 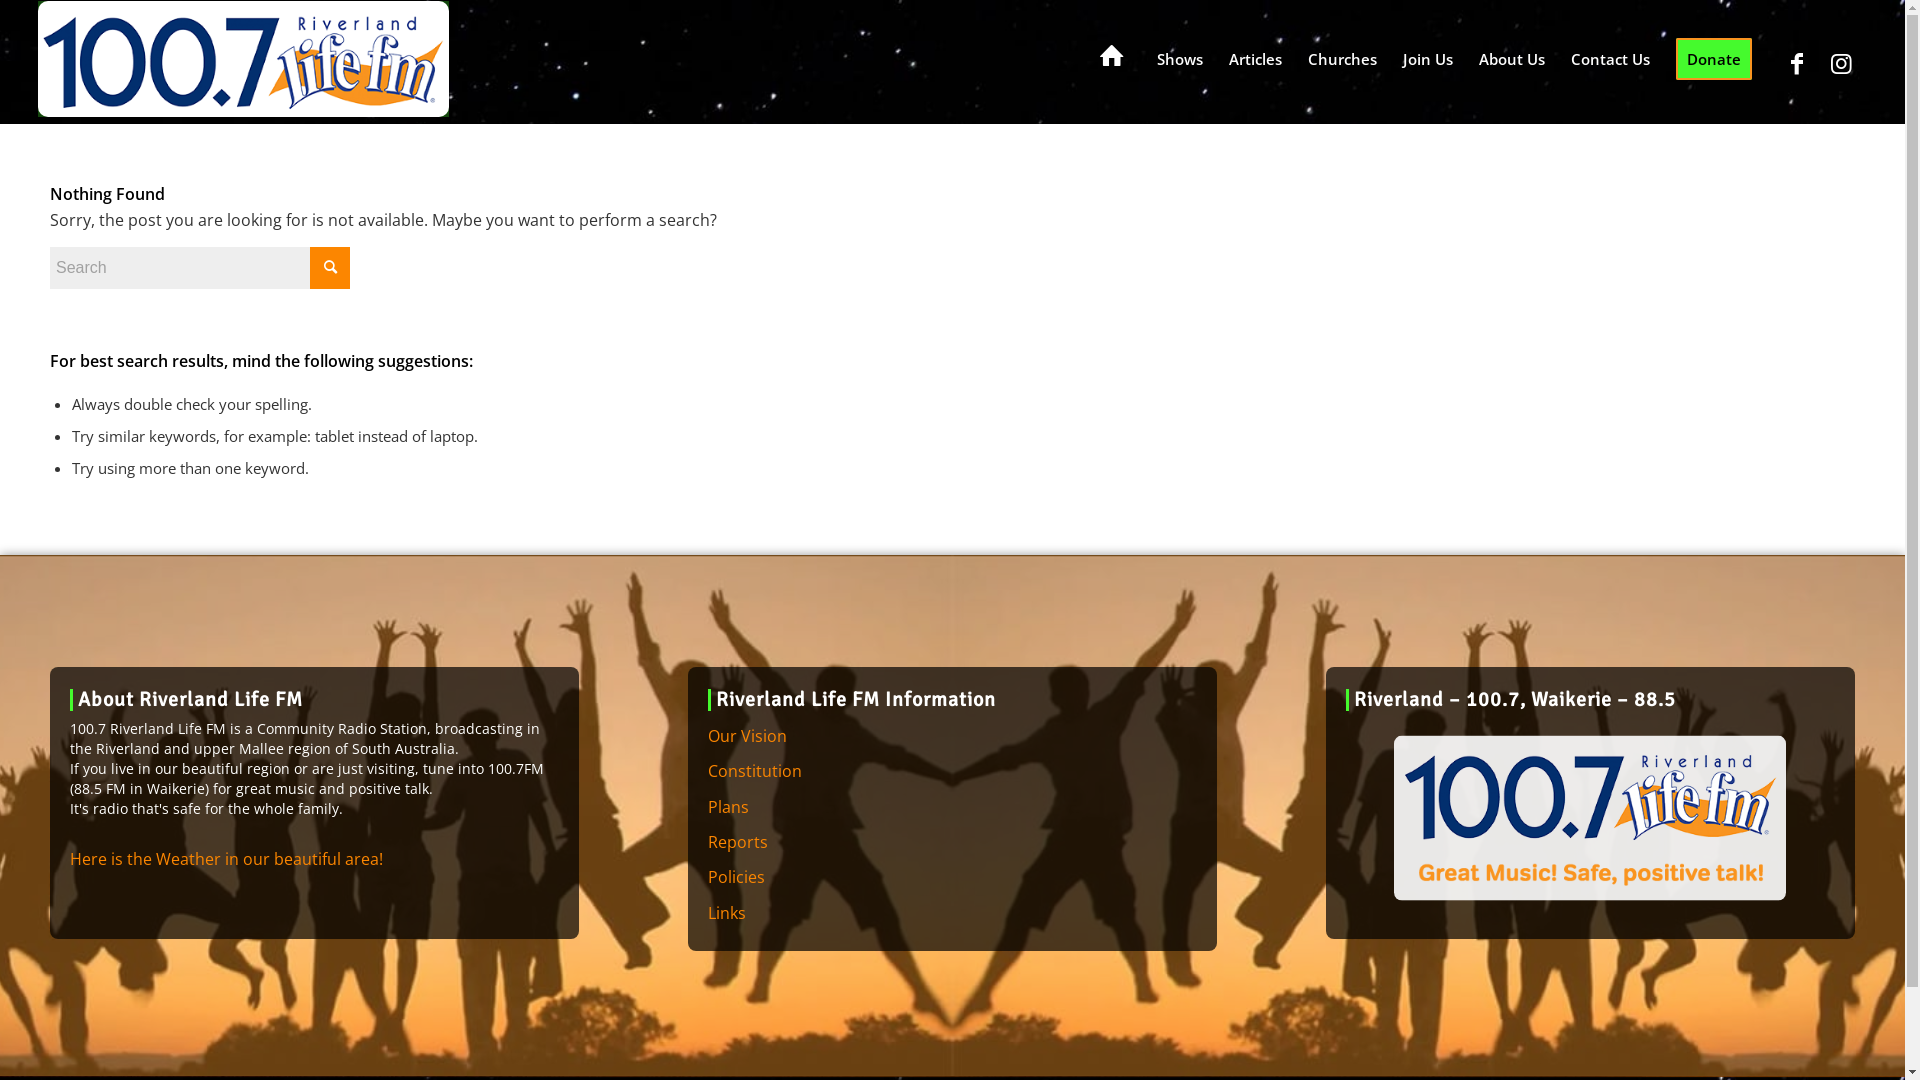 I want to click on 'Here is the Weather in our beautiful area!', so click(x=226, y=858).